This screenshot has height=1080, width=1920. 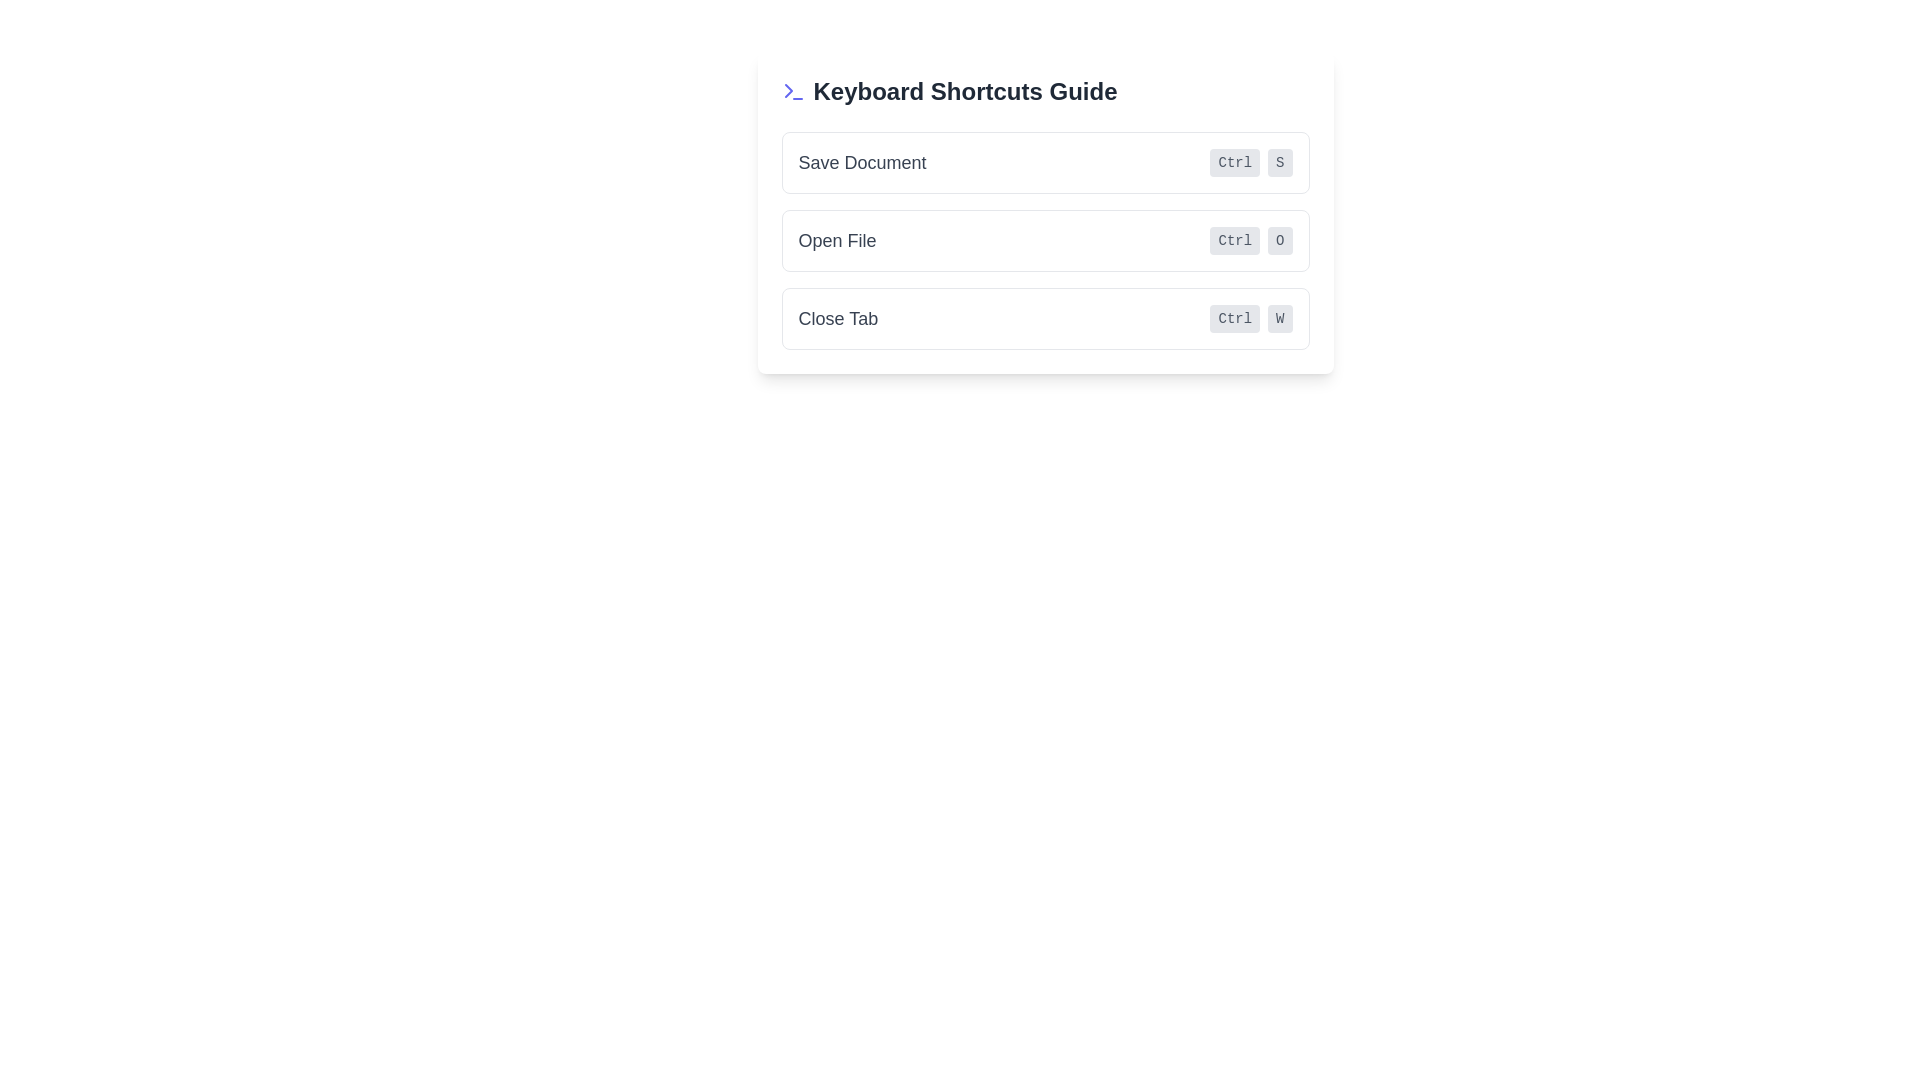 I want to click on the non-interactive vector graphic component of the terminal icon located at the top-left of the keyboard shortcuts guide panel, so click(x=787, y=91).